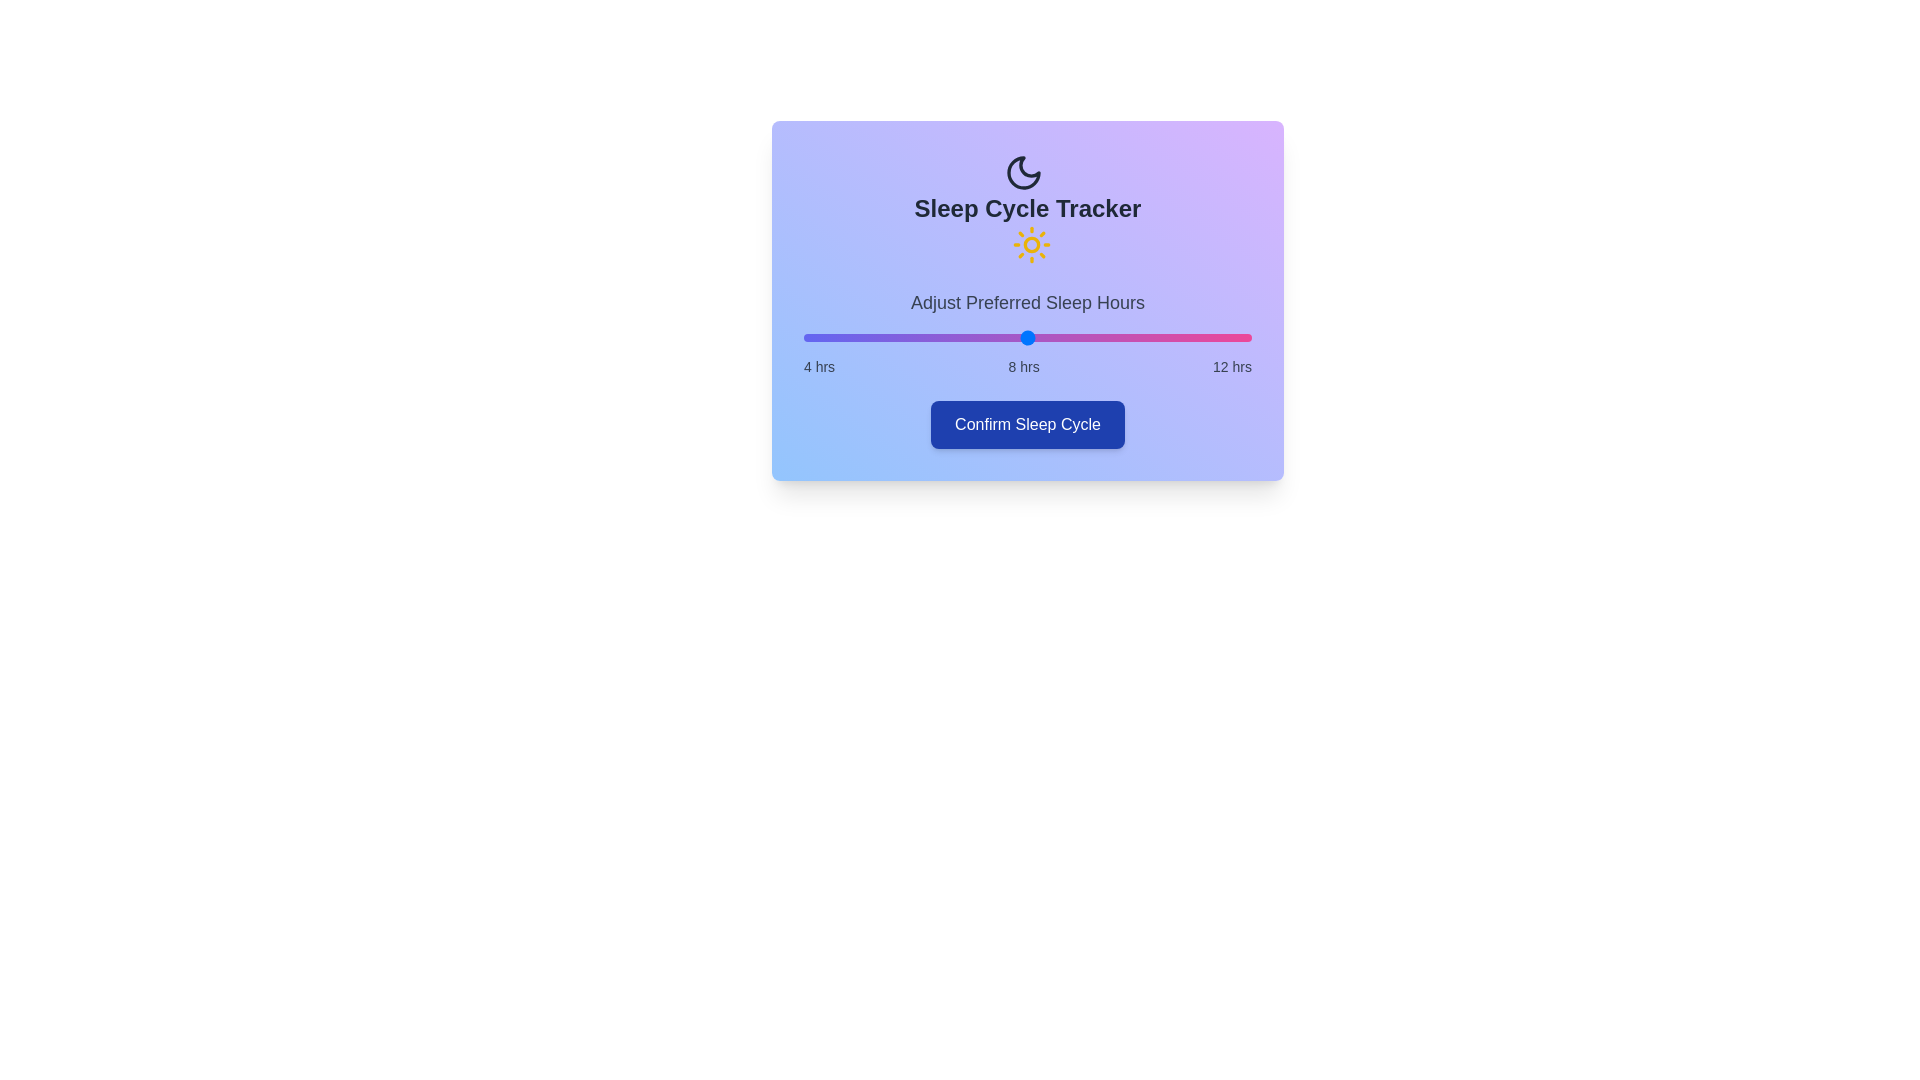 The width and height of the screenshot is (1920, 1080). Describe the element at coordinates (1140, 337) in the screenshot. I see `the sleep hours slider to 10 hours` at that location.